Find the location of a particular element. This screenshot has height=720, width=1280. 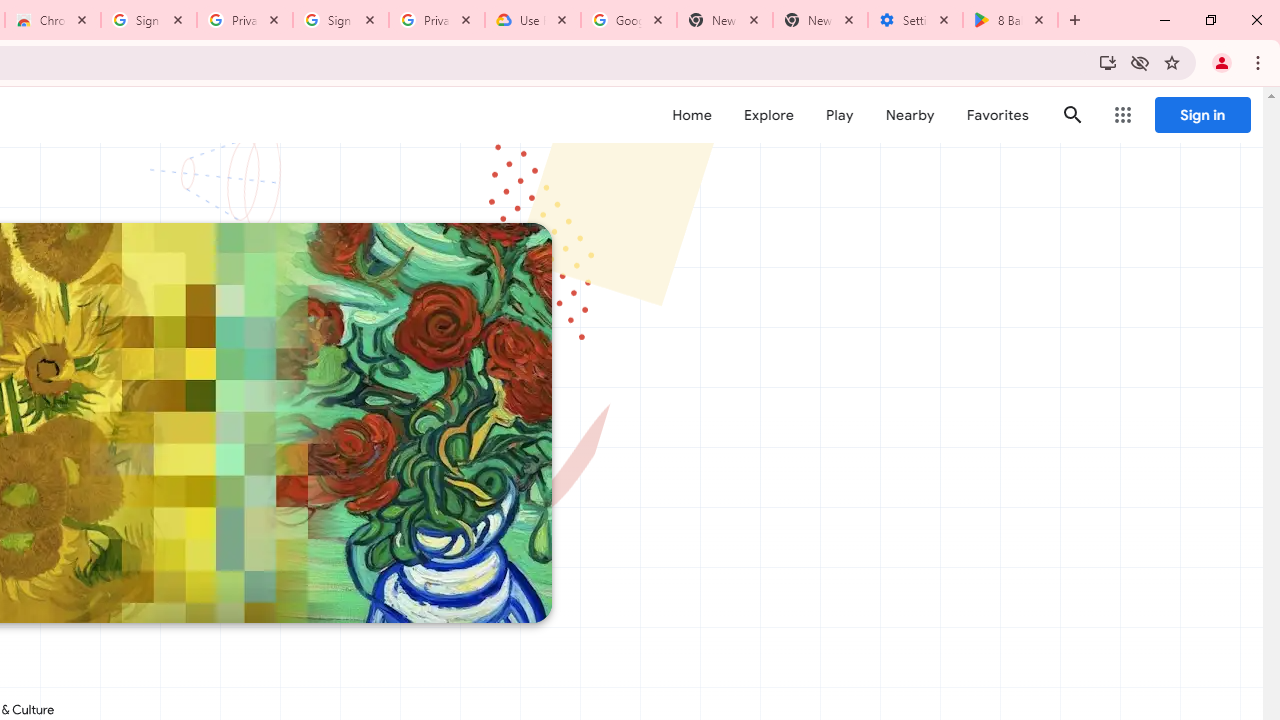

'Home' is located at coordinates (691, 115).